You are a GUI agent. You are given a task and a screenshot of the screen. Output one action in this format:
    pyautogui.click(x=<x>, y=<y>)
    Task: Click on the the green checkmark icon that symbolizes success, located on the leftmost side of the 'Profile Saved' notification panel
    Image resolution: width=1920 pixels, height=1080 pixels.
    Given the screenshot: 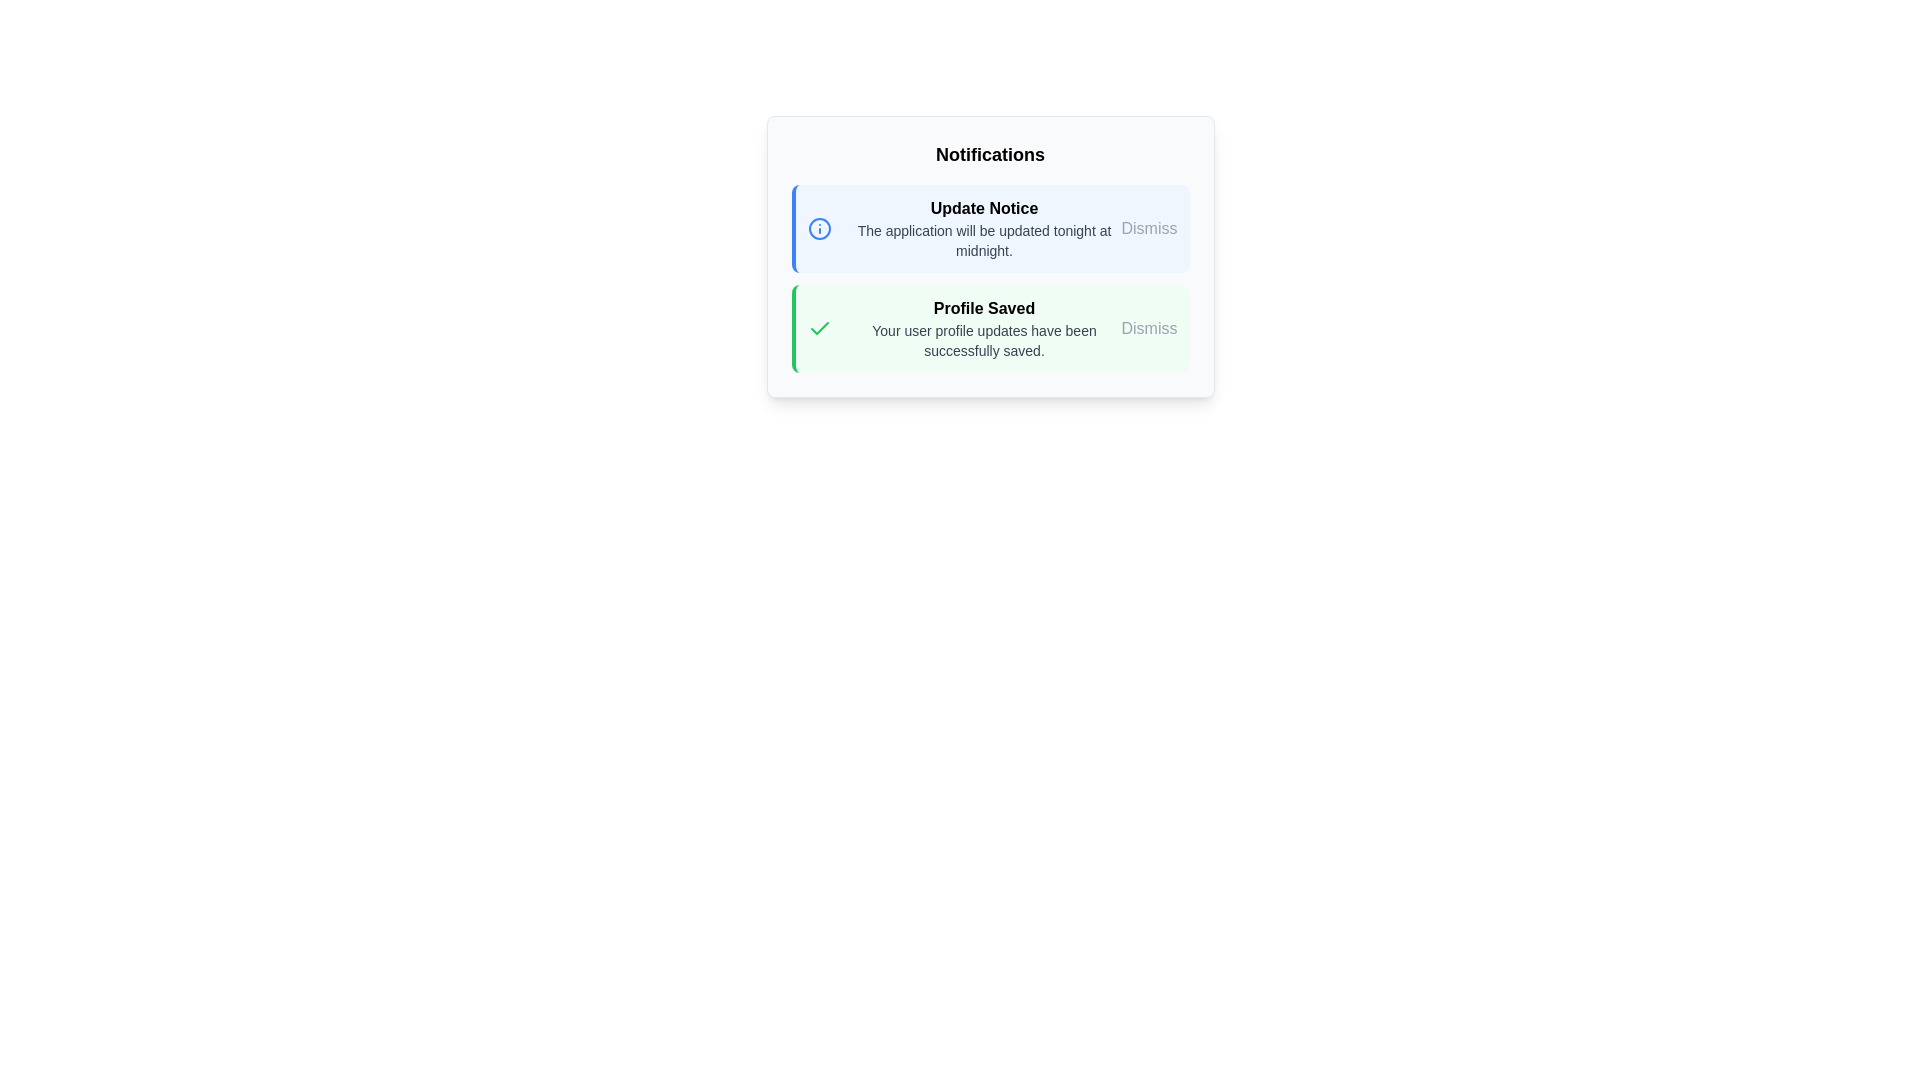 What is the action you would take?
    pyautogui.click(x=819, y=327)
    